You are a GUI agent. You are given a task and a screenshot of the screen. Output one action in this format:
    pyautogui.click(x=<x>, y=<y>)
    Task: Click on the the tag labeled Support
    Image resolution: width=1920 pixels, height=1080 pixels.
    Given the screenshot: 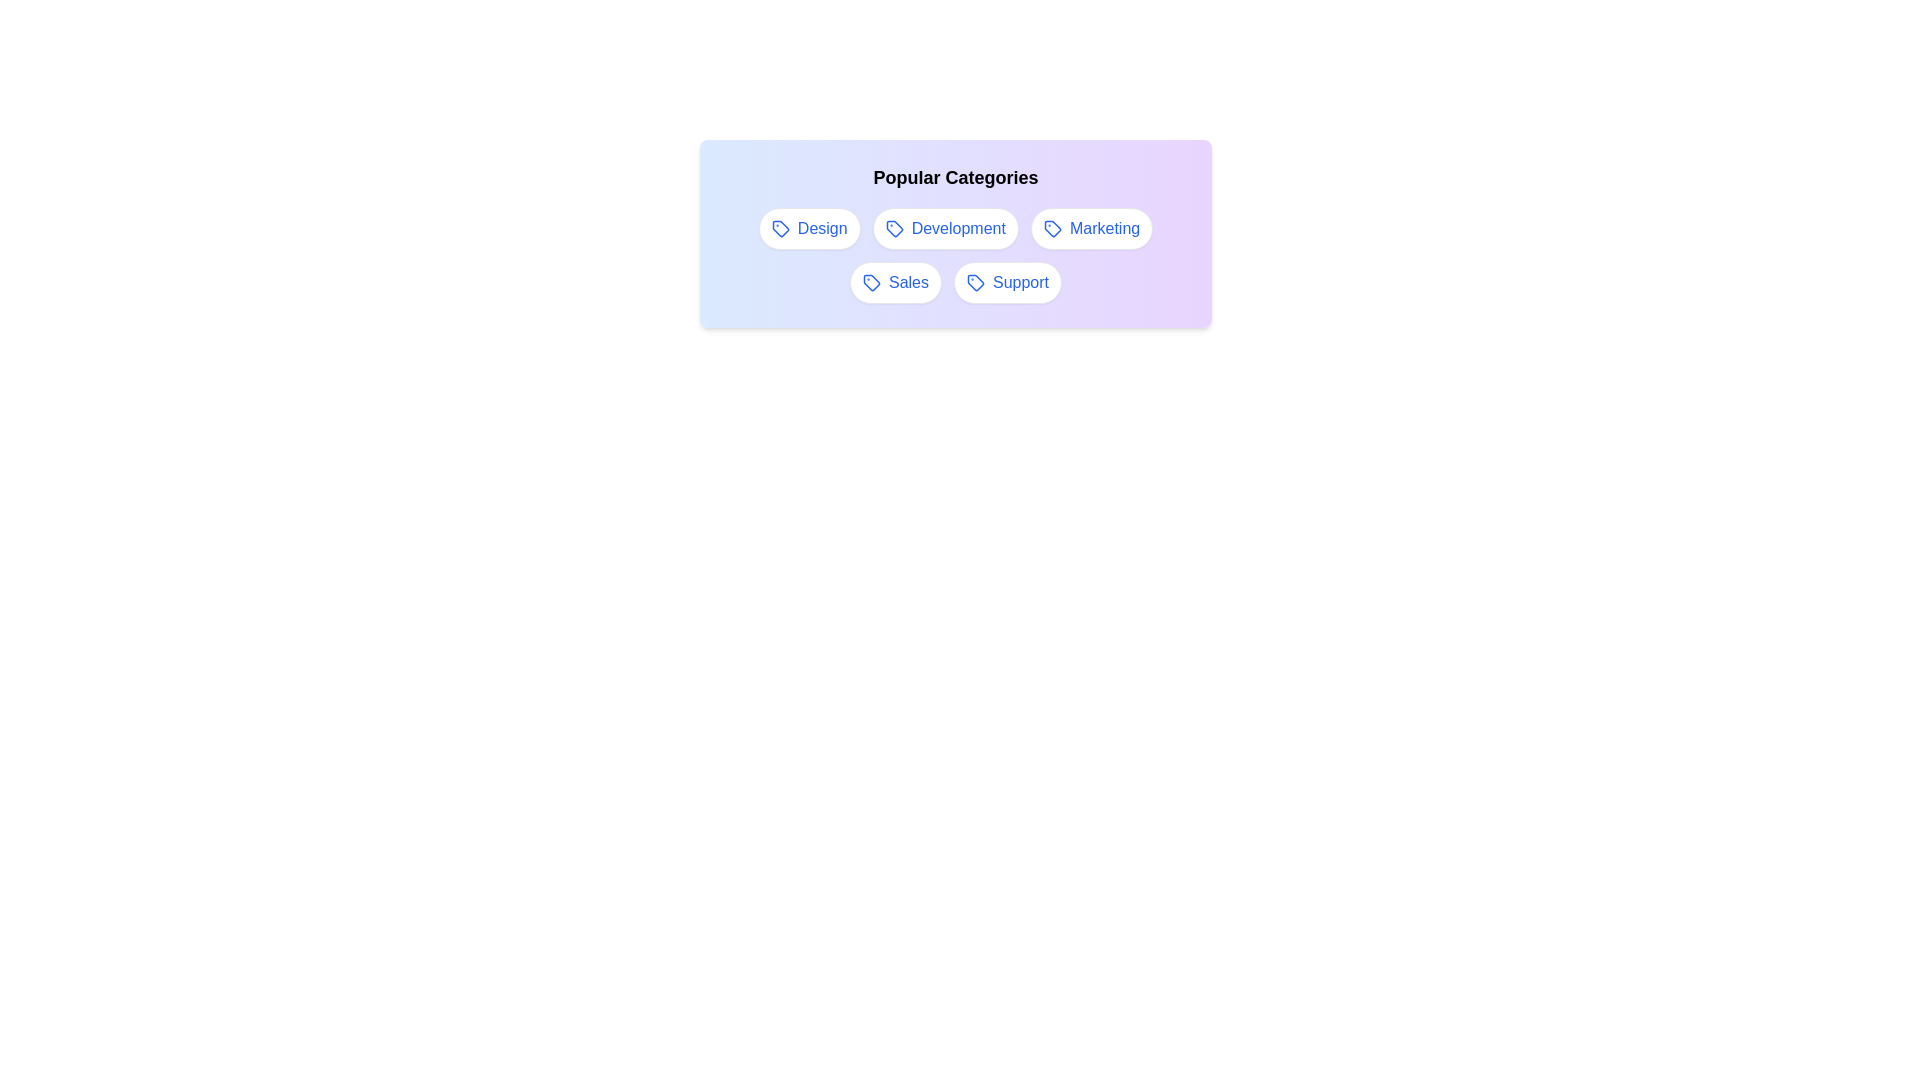 What is the action you would take?
    pyautogui.click(x=1008, y=282)
    